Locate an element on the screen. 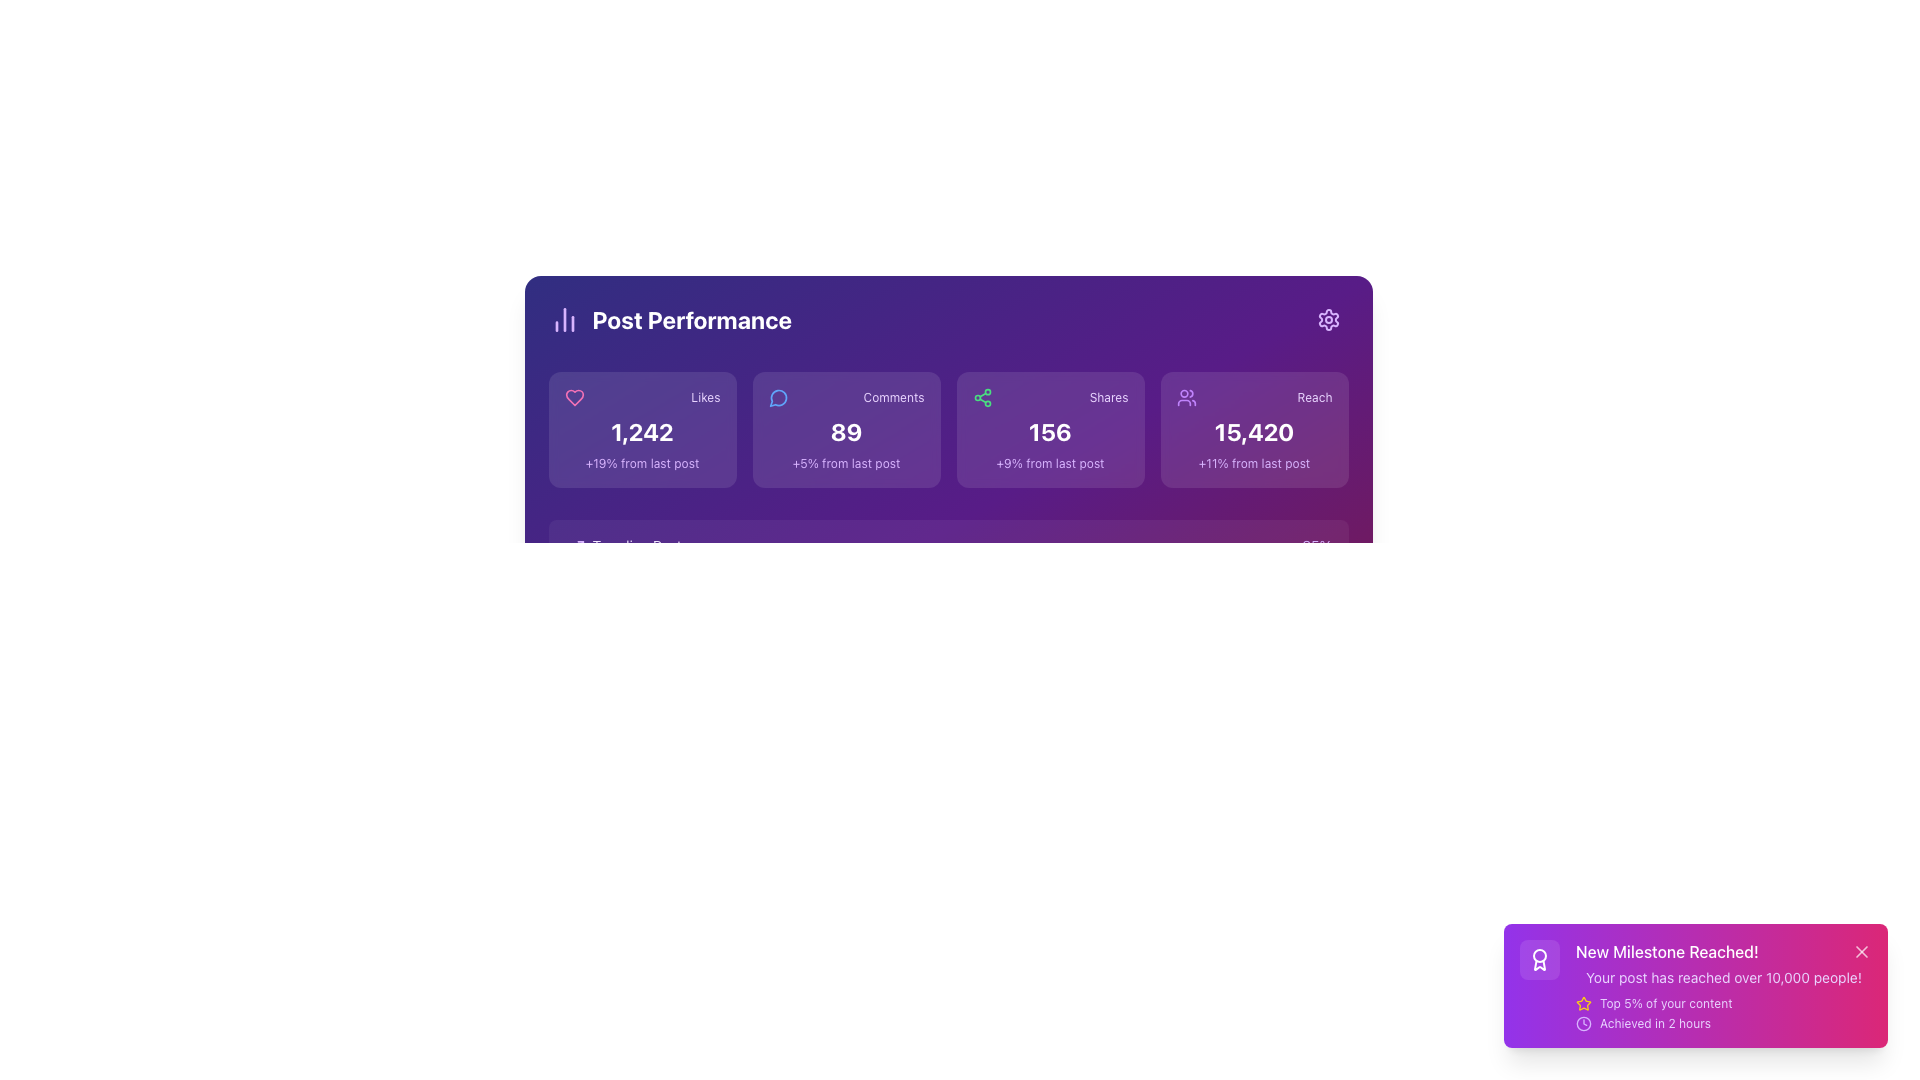  the 'Likes' text label, which is displayed in a small, capitalized font with a light purple hue, located in the 'Post Performance' section at the top-left corner of the statistics cards is located at coordinates (705, 397).